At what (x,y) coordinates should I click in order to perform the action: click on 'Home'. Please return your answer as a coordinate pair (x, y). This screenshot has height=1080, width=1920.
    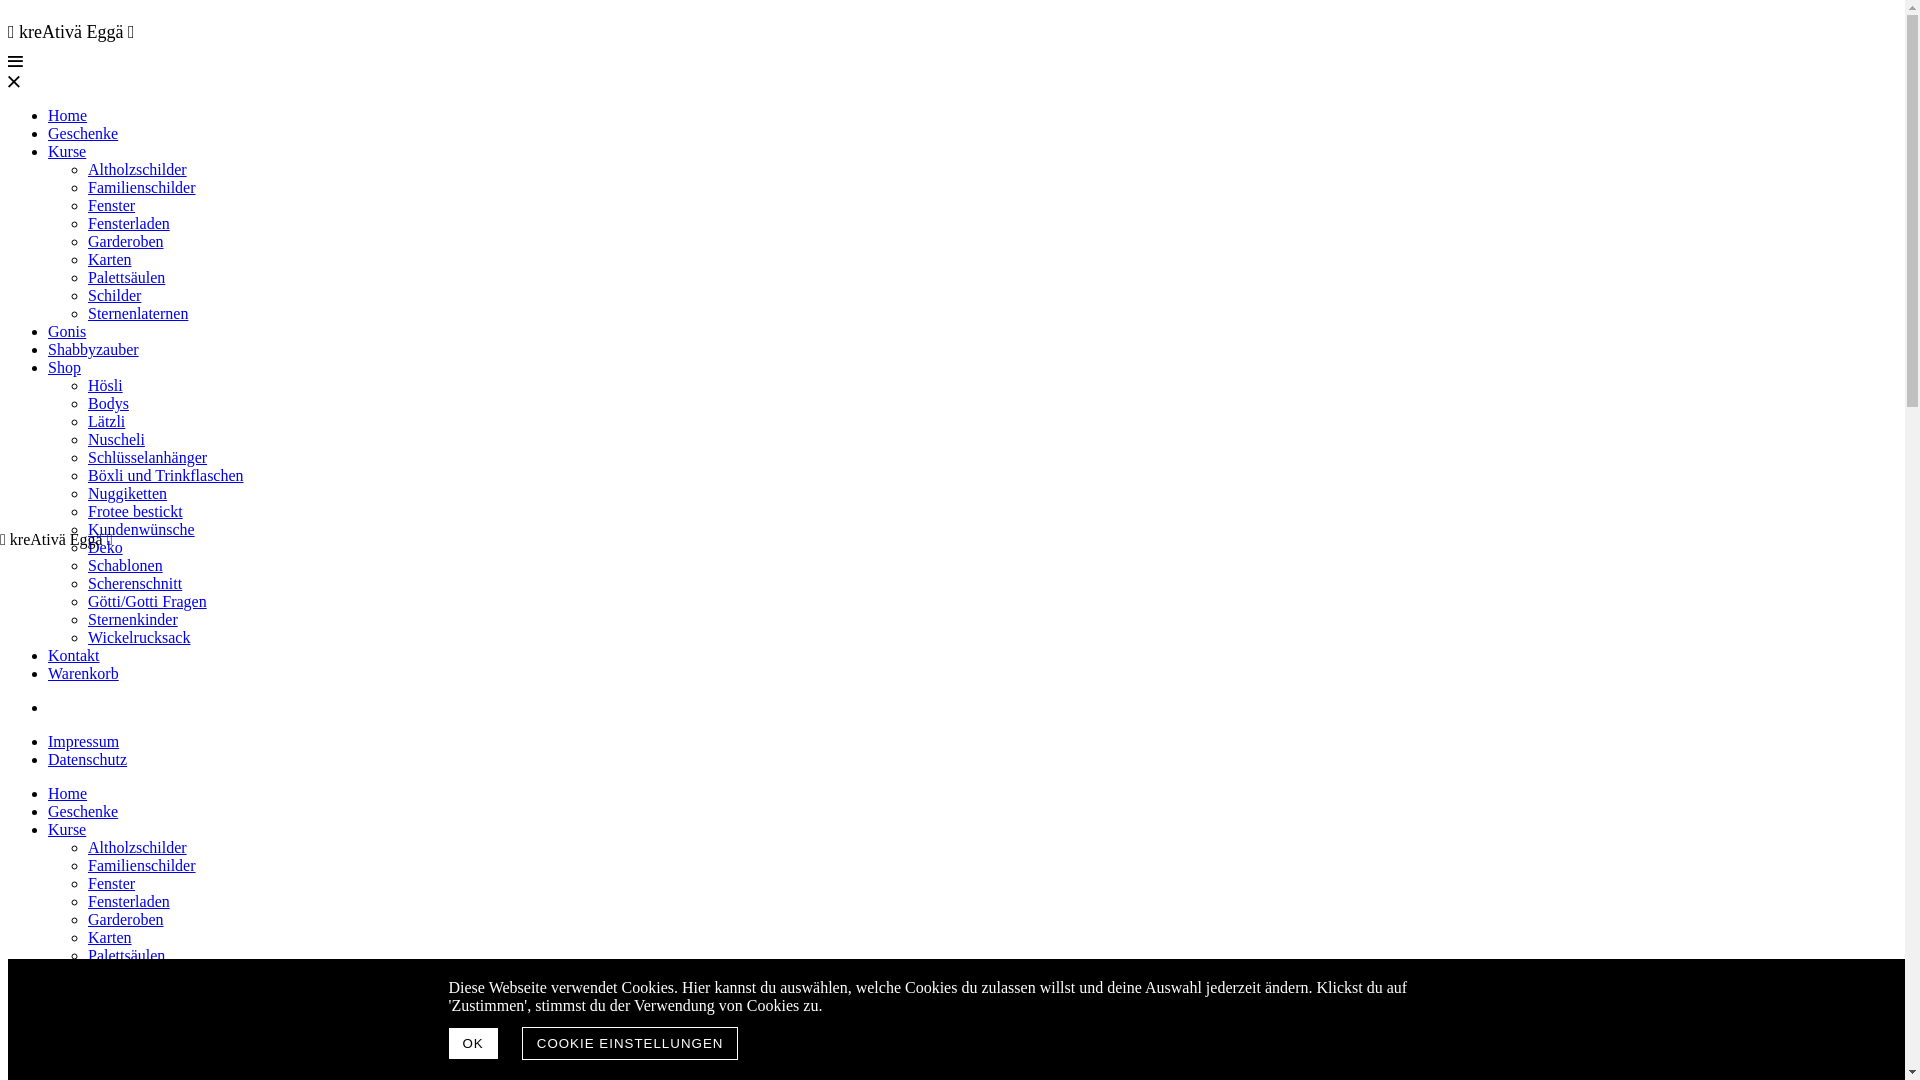
    Looking at the image, I should click on (67, 792).